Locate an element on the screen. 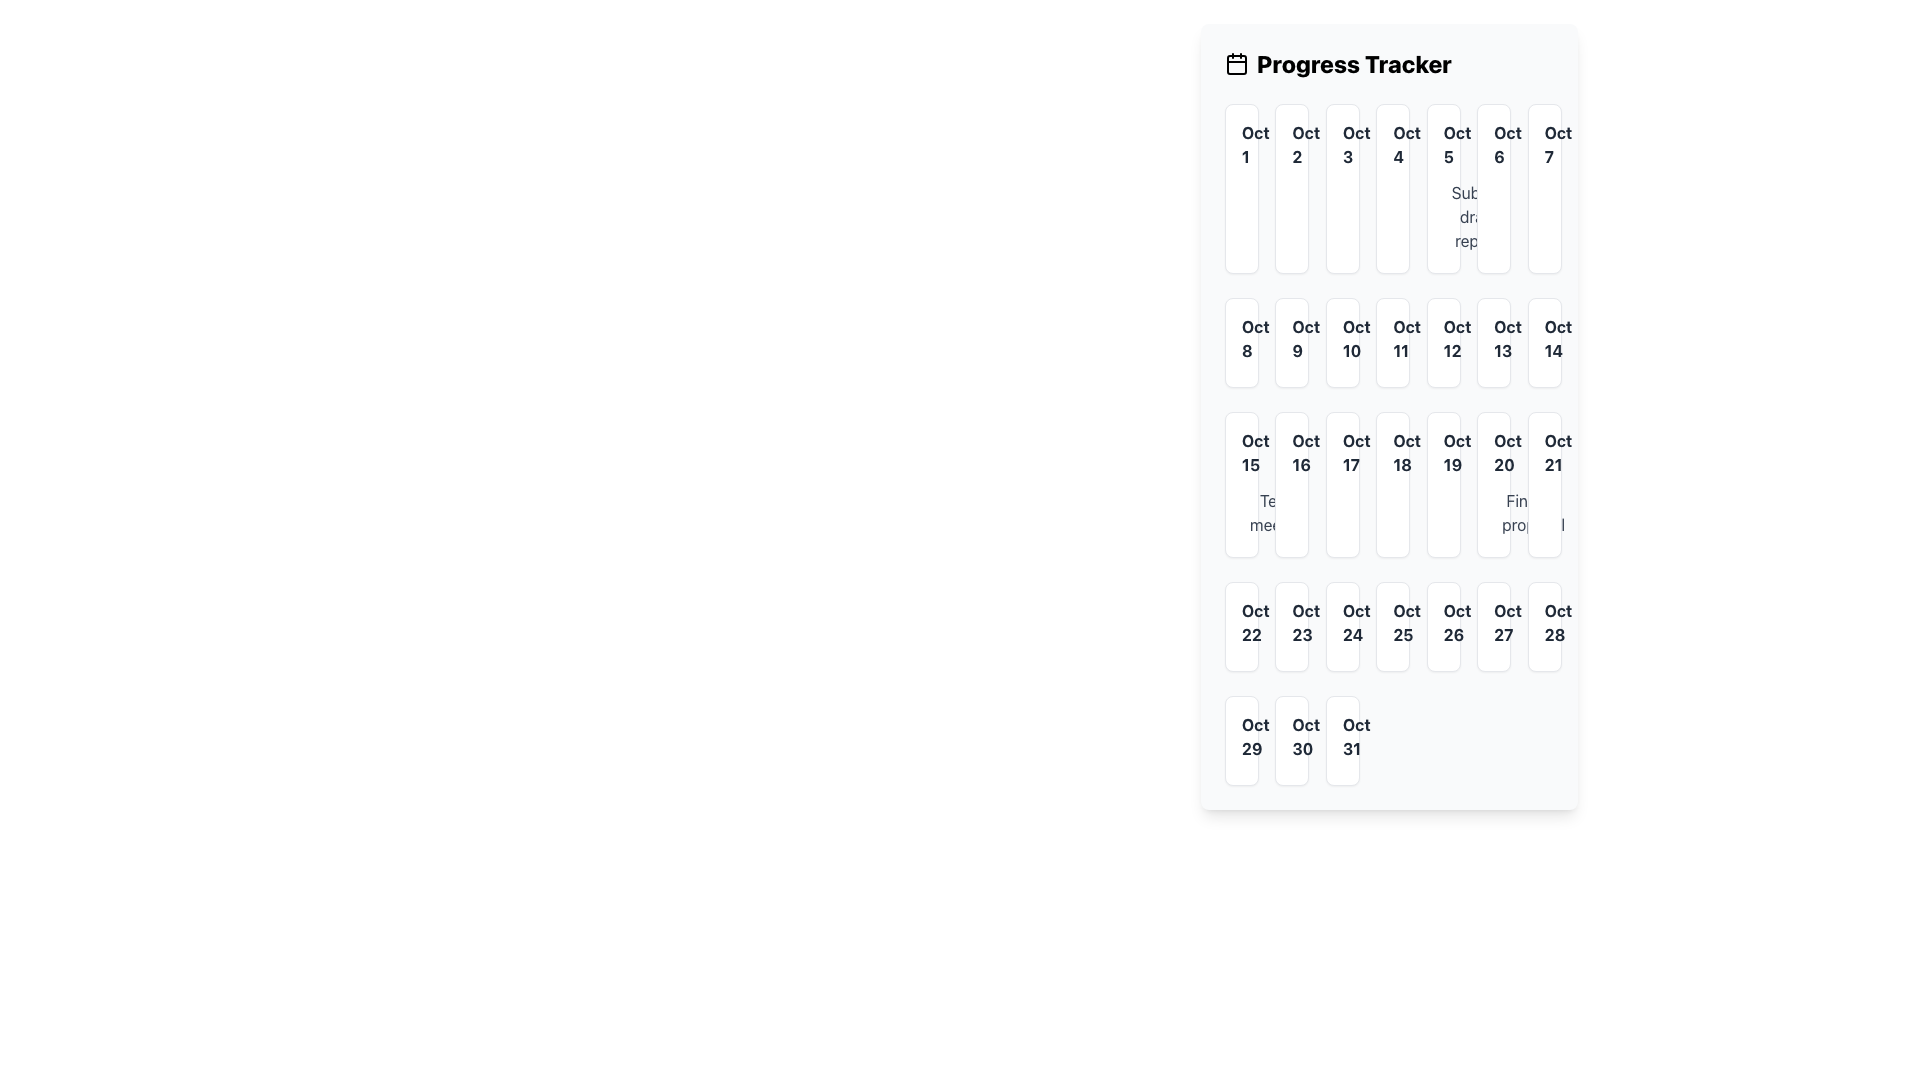  the Calendar Day Box displaying 'Oct 30' is located at coordinates (1292, 740).